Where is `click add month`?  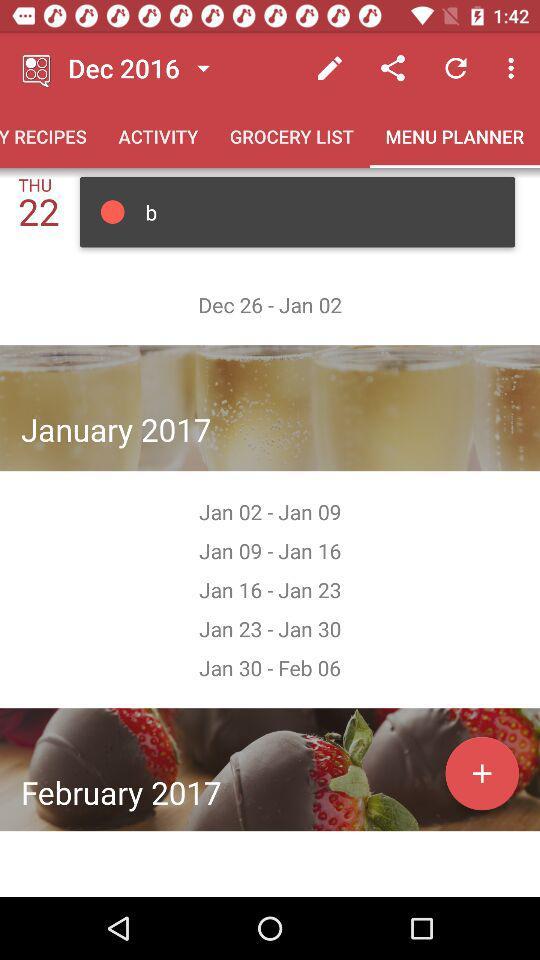 click add month is located at coordinates (481, 772).